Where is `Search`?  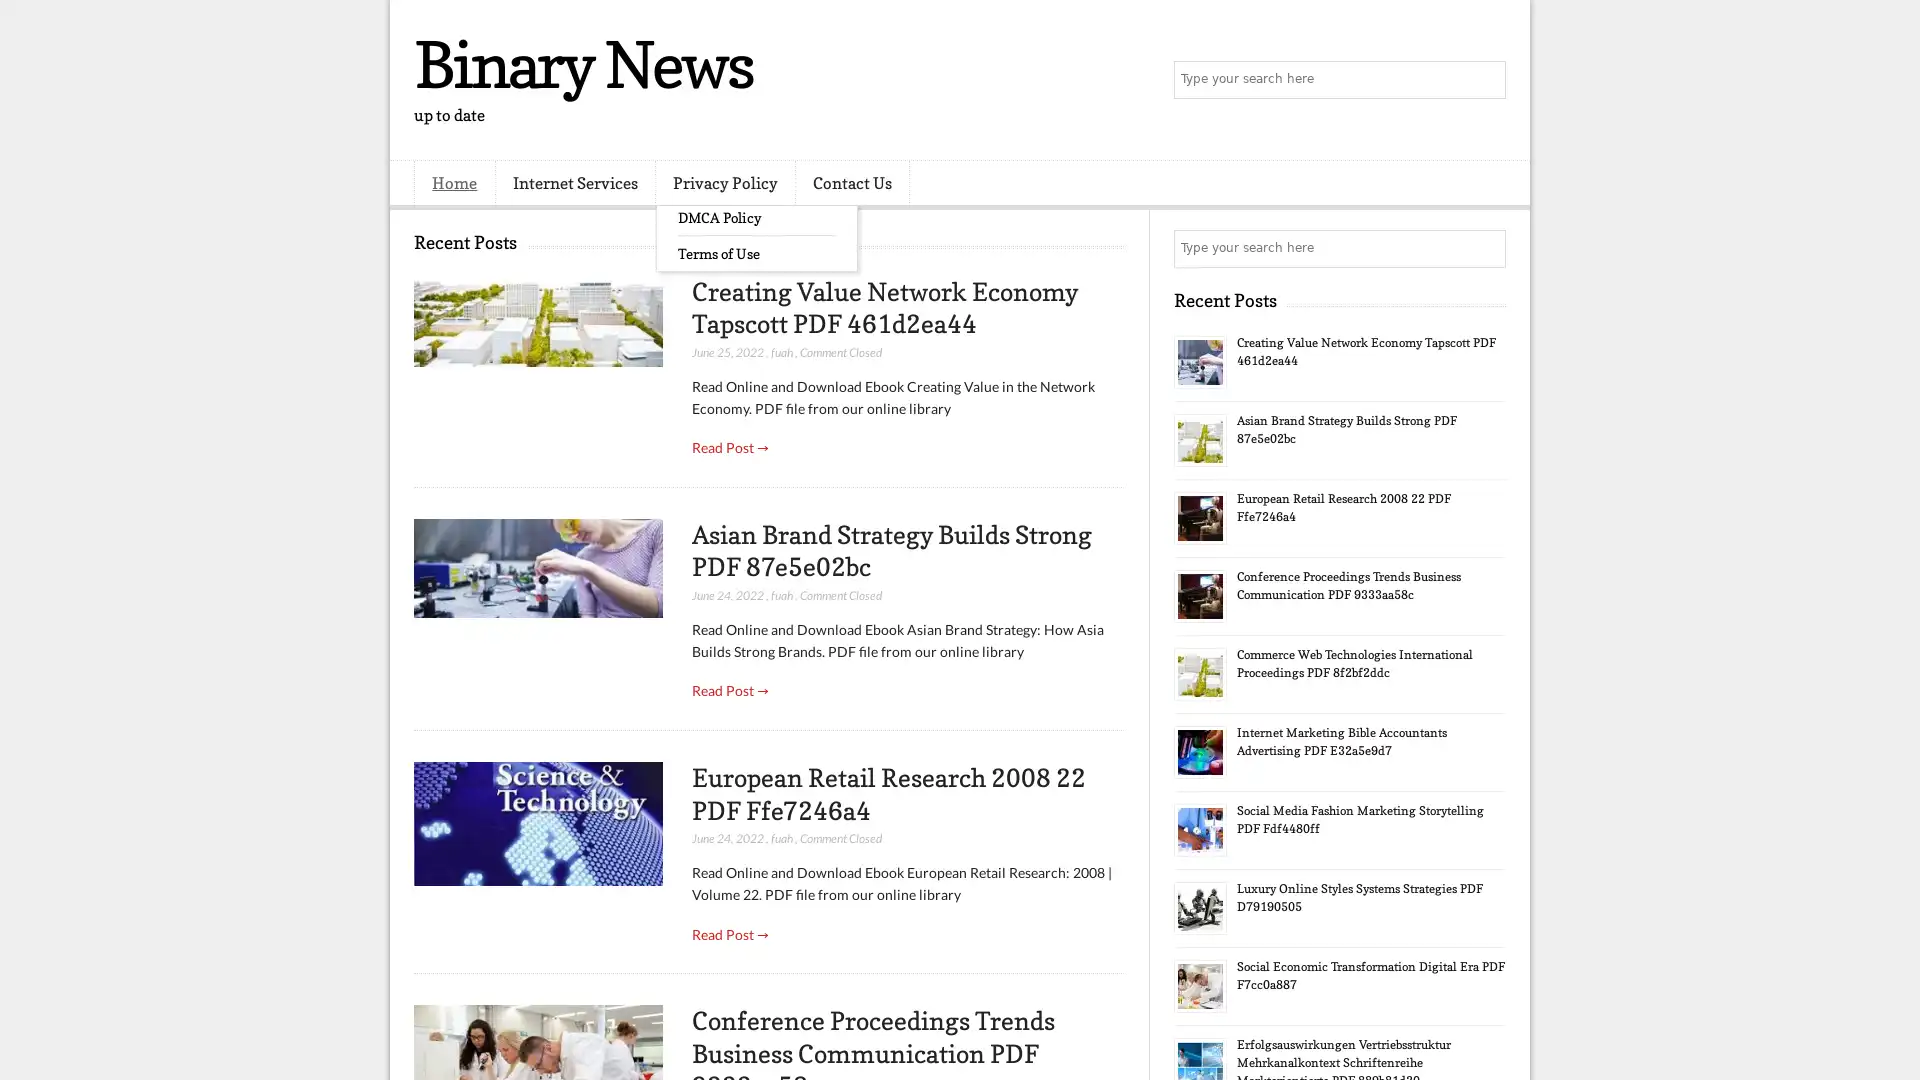
Search is located at coordinates (1485, 248).